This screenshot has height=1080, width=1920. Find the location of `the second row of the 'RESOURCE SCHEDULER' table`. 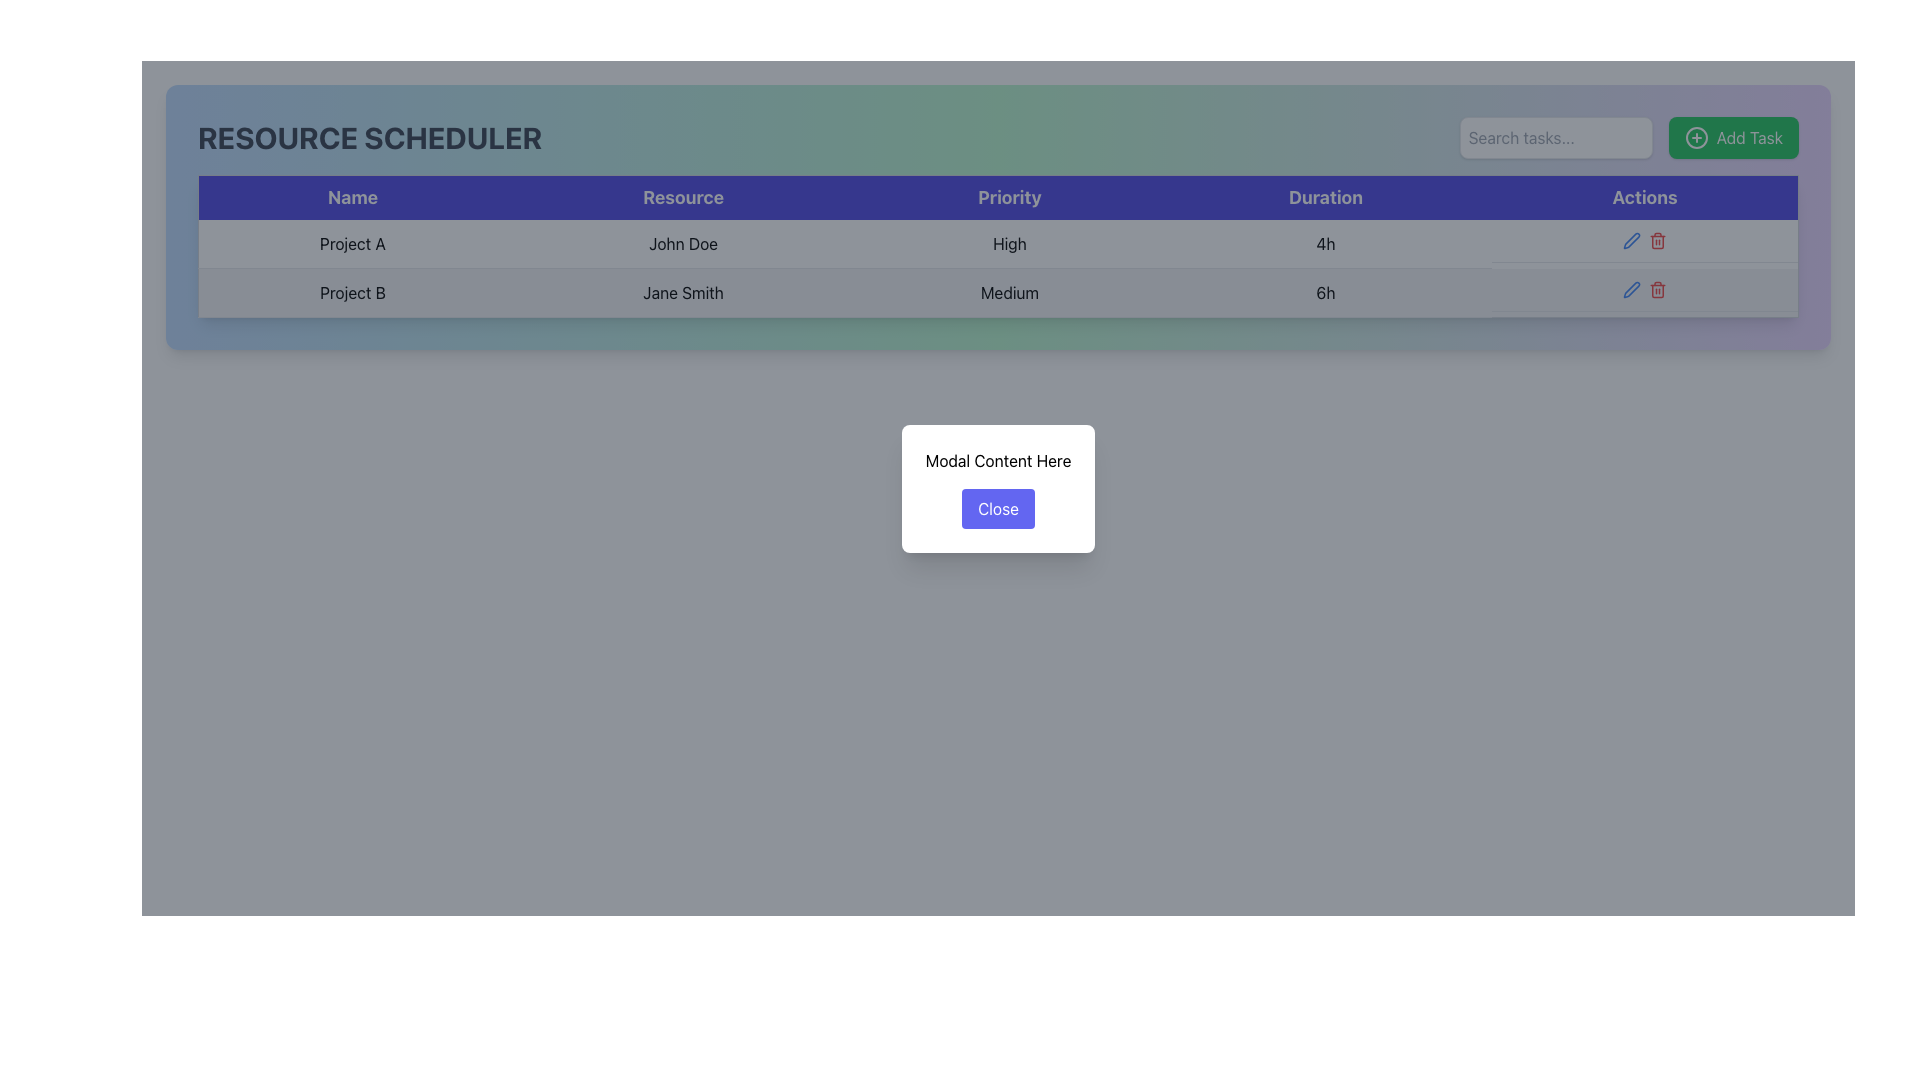

the second row of the 'RESOURCE SCHEDULER' table is located at coordinates (998, 293).